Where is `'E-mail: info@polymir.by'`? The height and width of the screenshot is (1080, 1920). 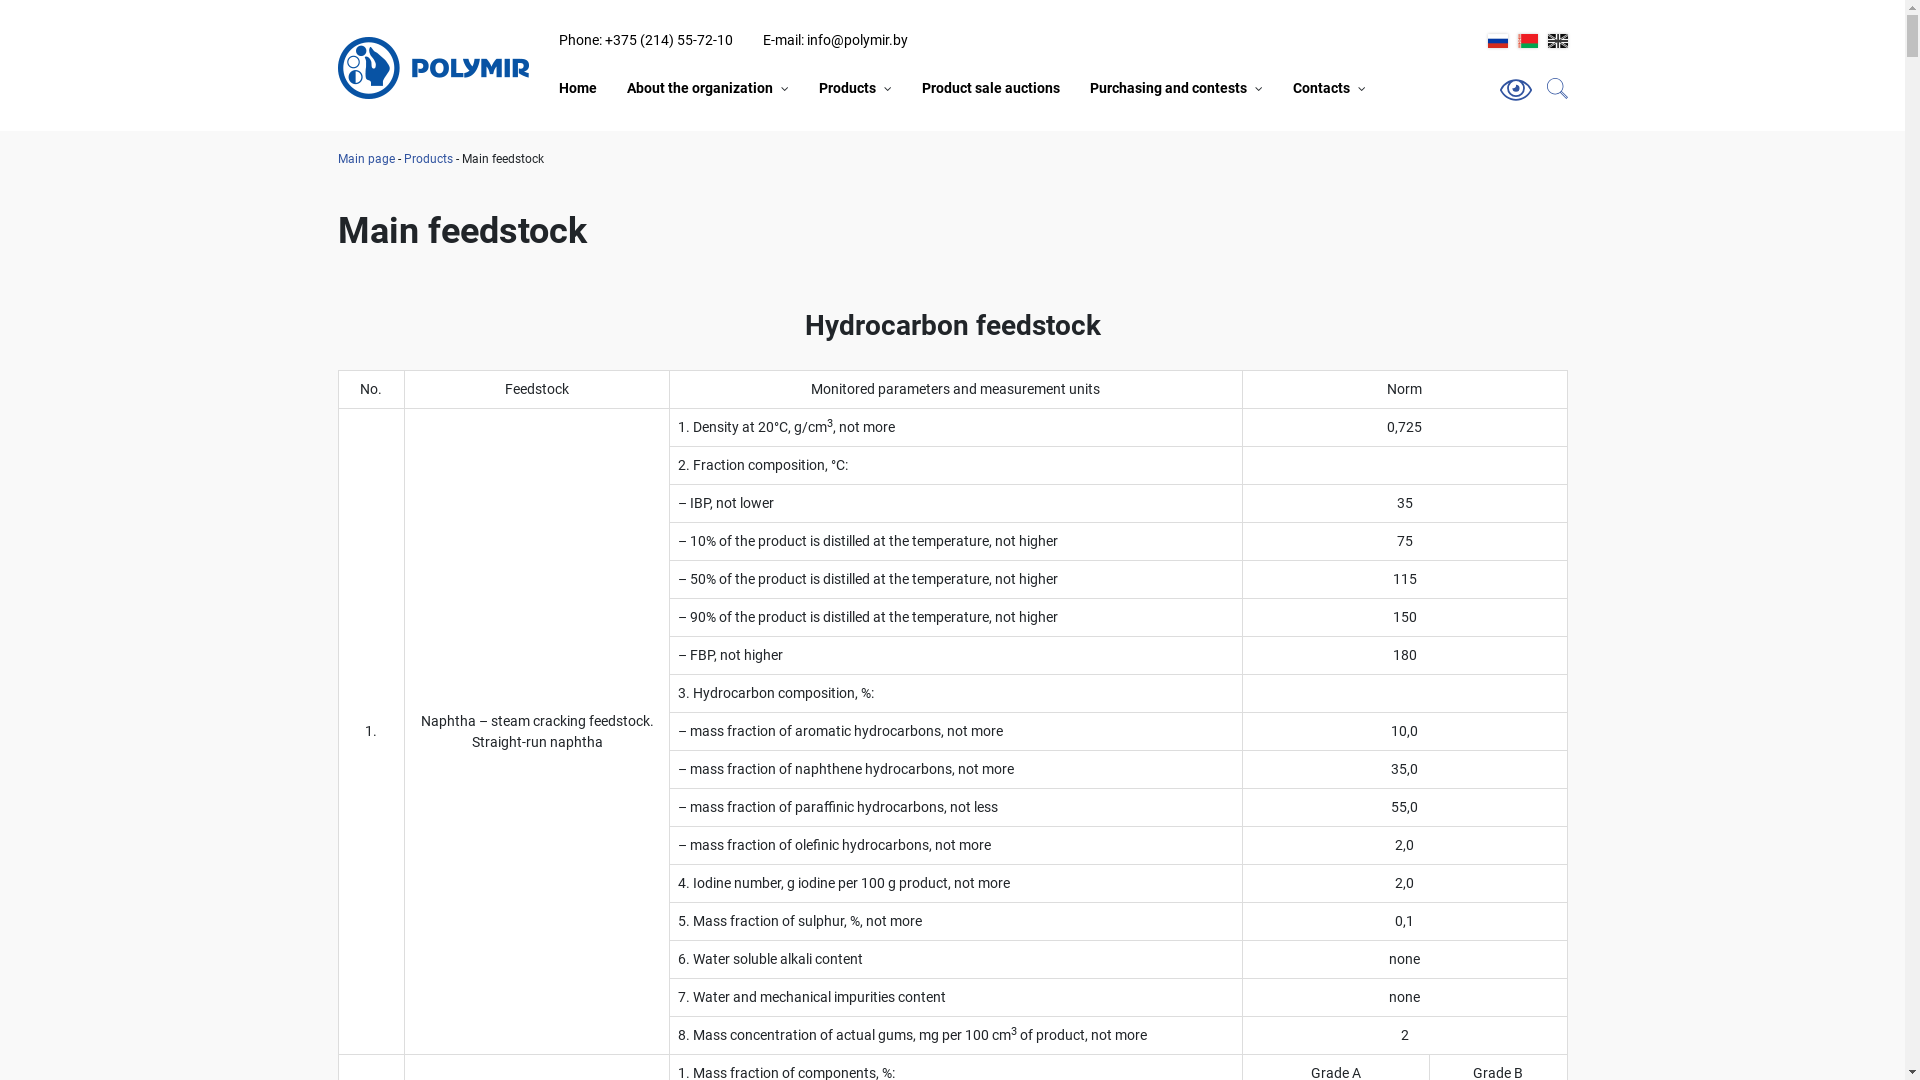
'E-mail: info@polymir.by' is located at coordinates (834, 39).